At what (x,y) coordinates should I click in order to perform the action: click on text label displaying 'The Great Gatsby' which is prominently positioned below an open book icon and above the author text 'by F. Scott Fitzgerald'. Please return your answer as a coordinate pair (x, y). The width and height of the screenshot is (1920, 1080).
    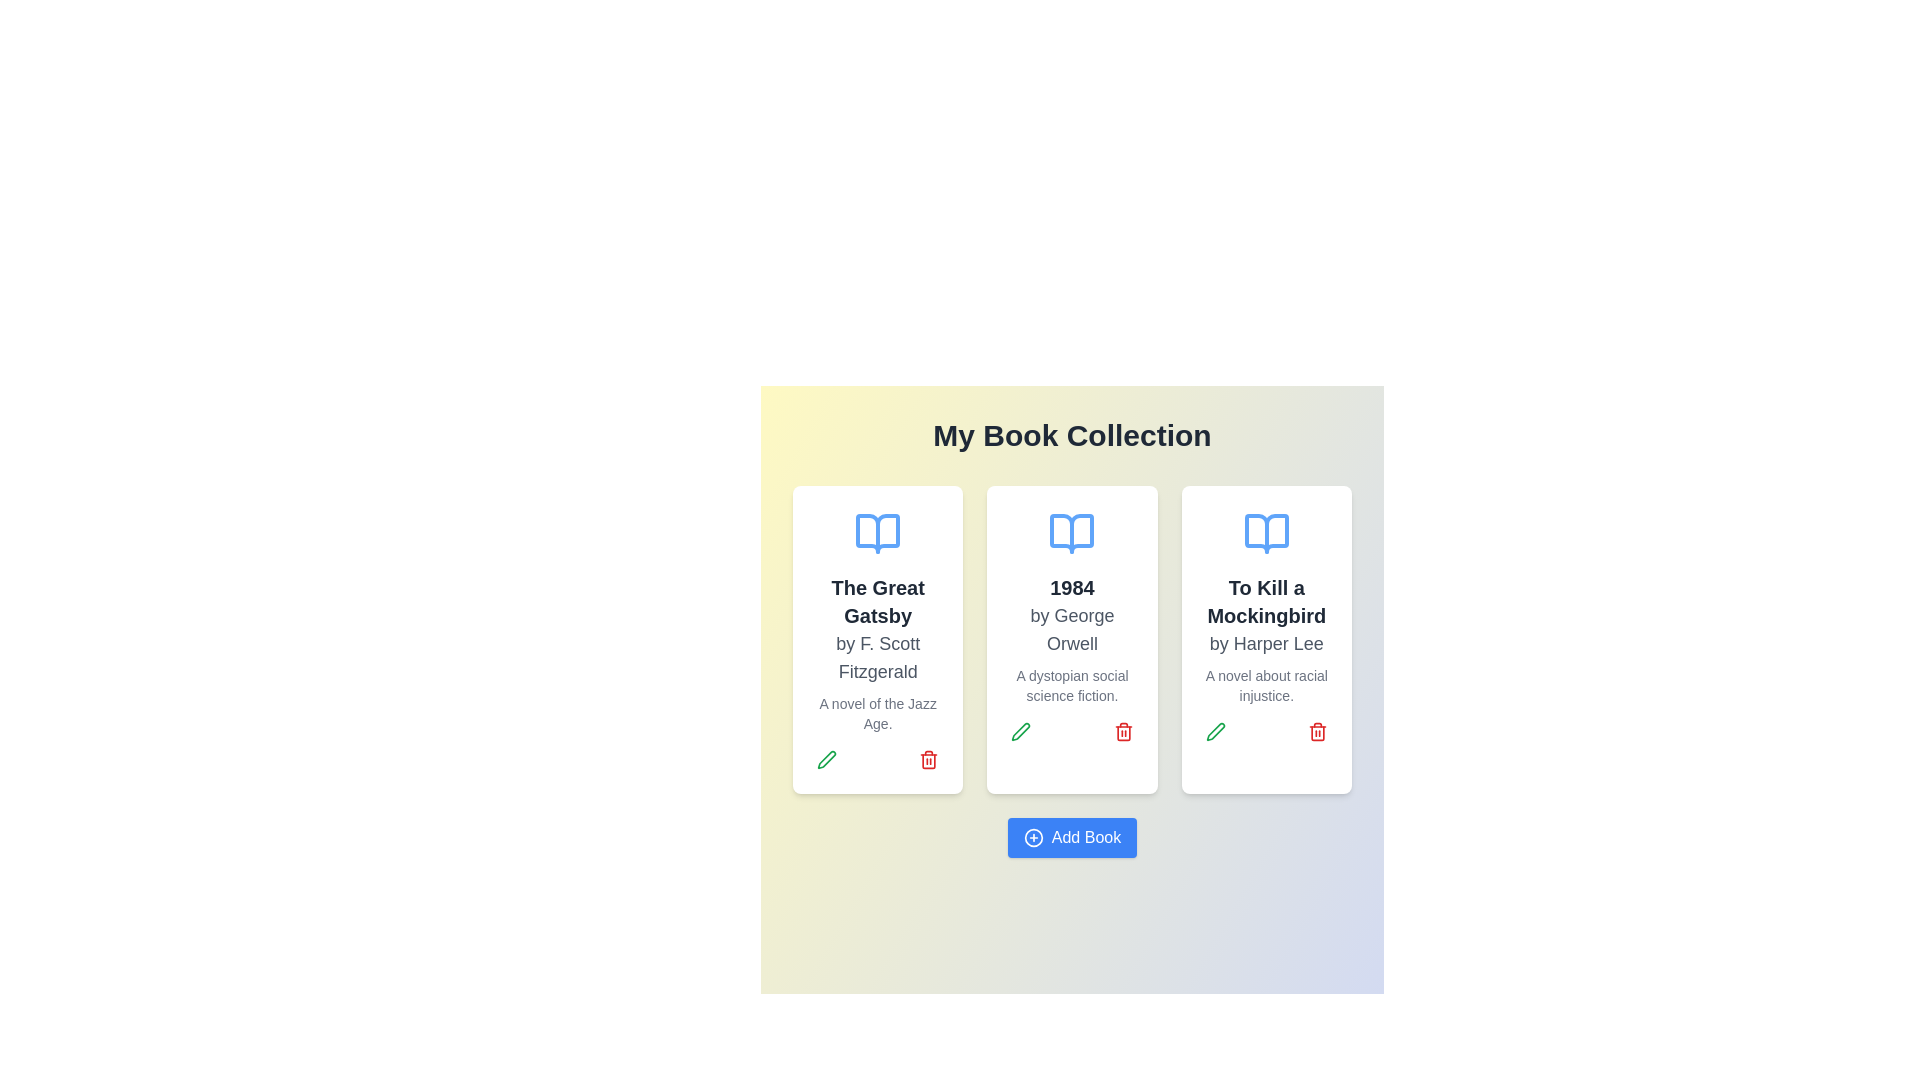
    Looking at the image, I should click on (878, 600).